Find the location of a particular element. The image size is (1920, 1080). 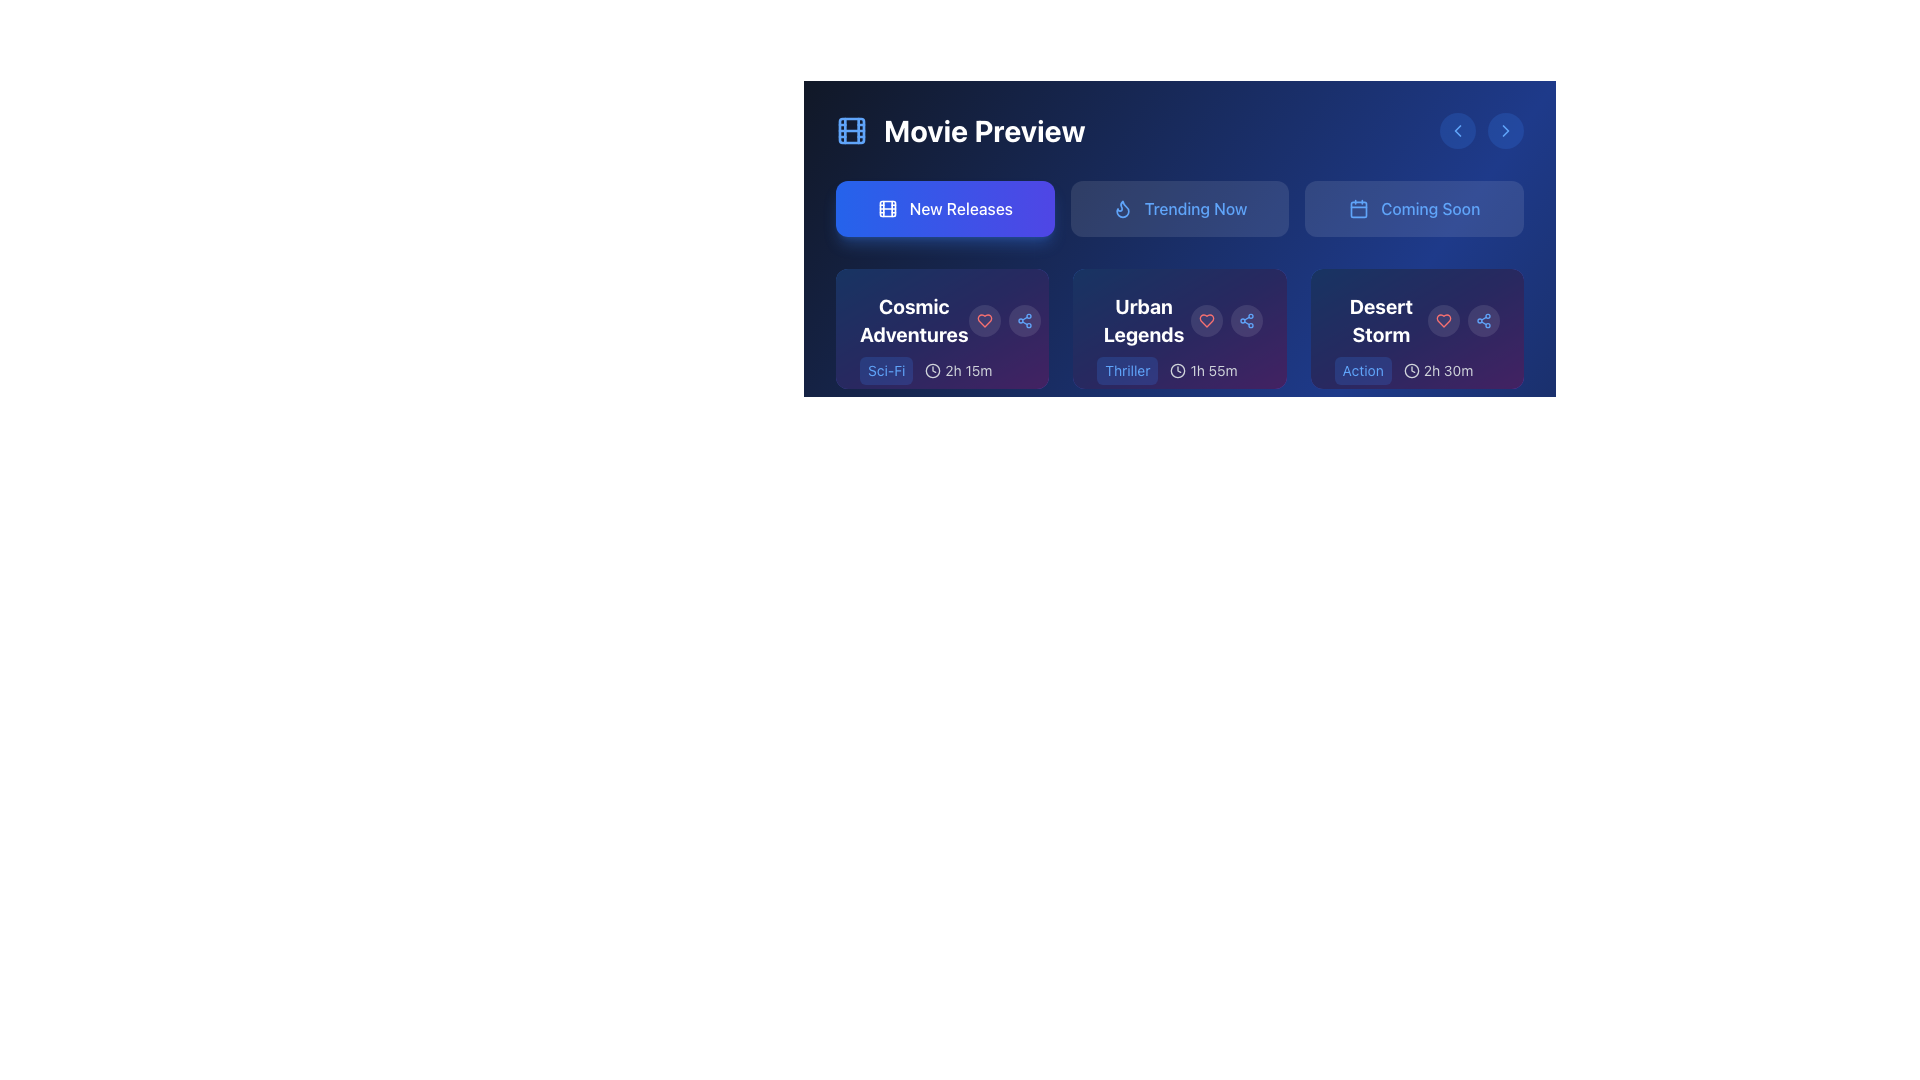

text label 'Cosmic Adventures' which is the first title in the list of multimedia items, located under the 'Movie Preview' header is located at coordinates (941, 319).